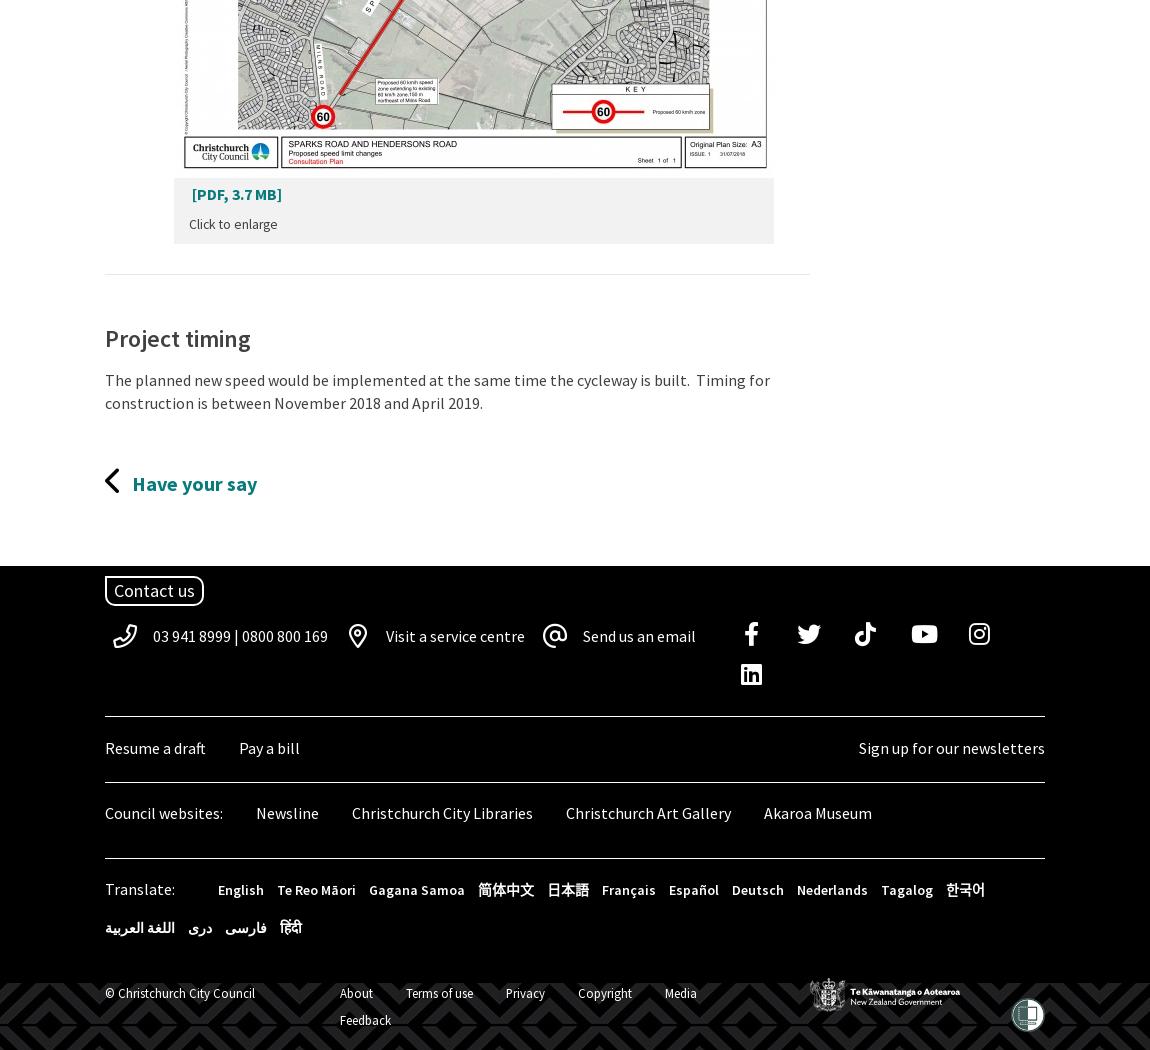 Image resolution: width=1150 pixels, height=1050 pixels. Describe the element at coordinates (680, 992) in the screenshot. I see `'Media'` at that location.